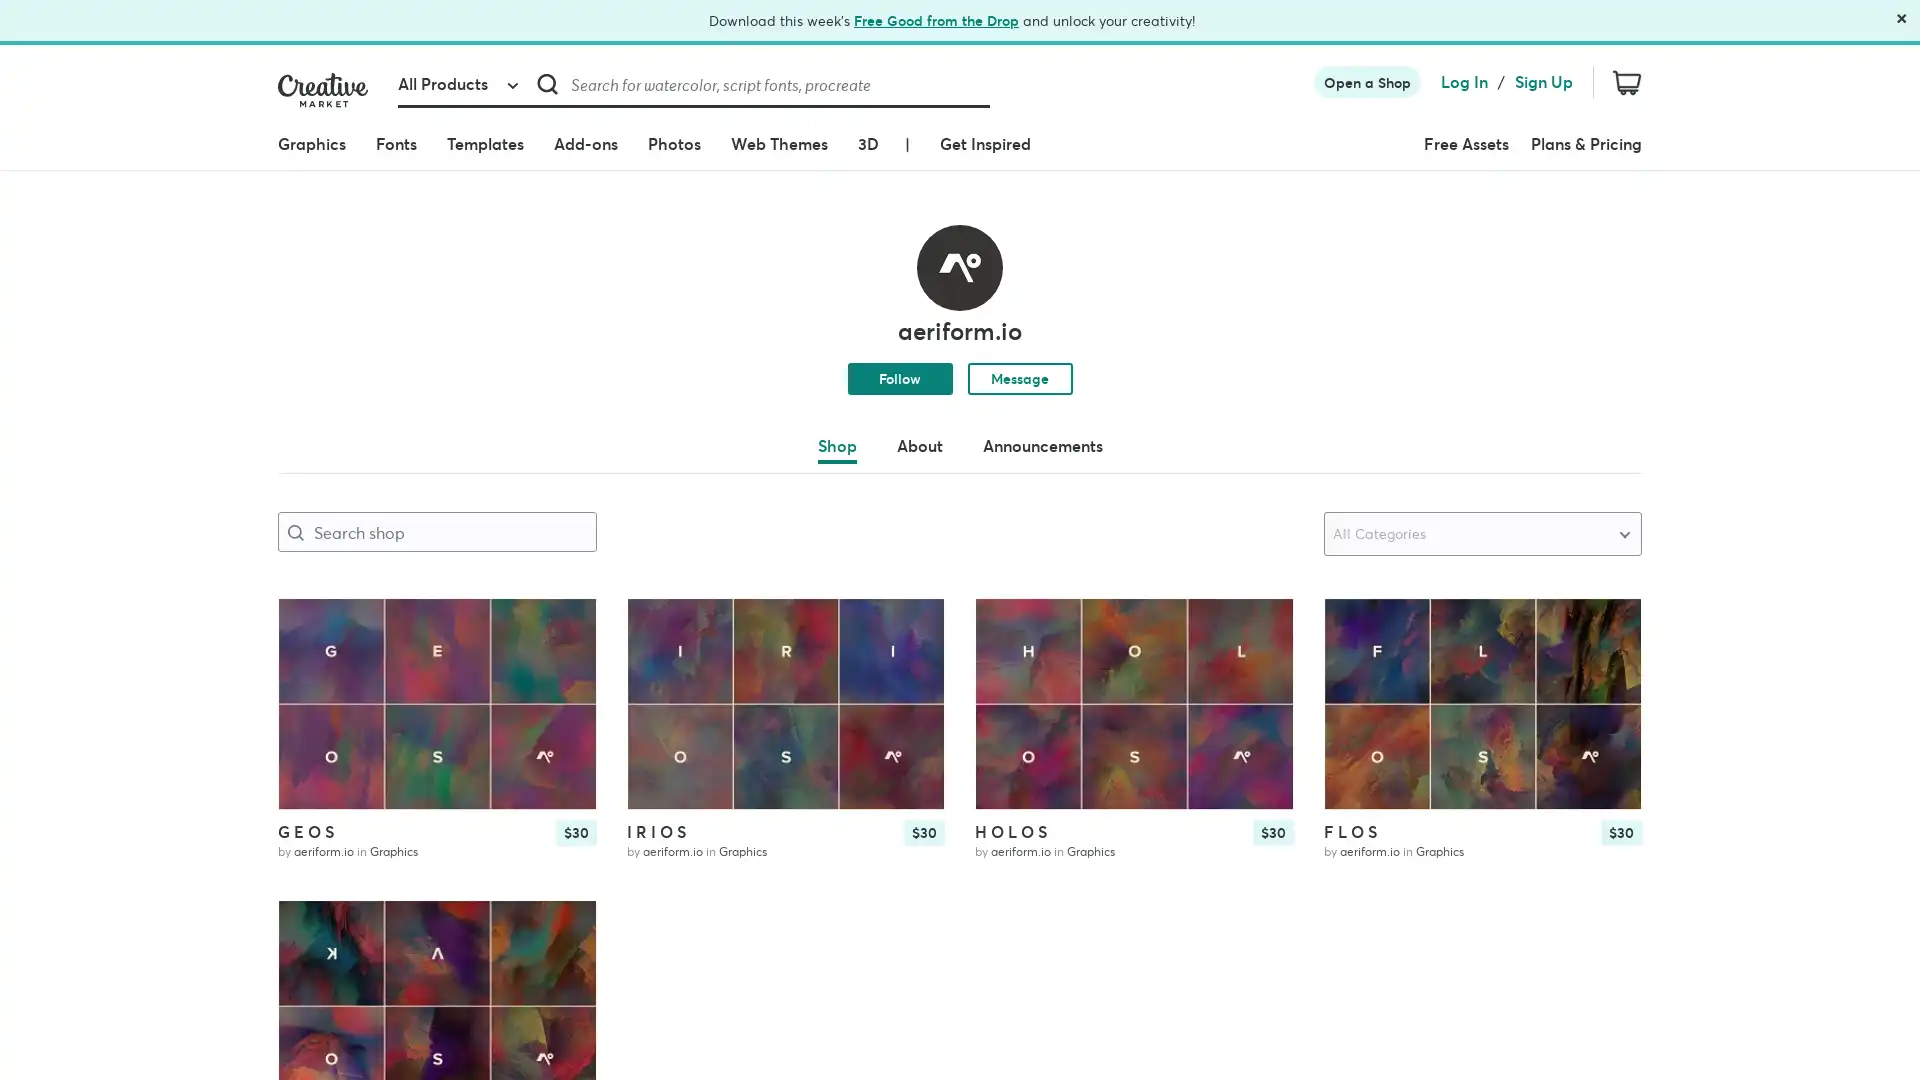  What do you see at coordinates (1259, 660) in the screenshot?
I see `Save` at bounding box center [1259, 660].